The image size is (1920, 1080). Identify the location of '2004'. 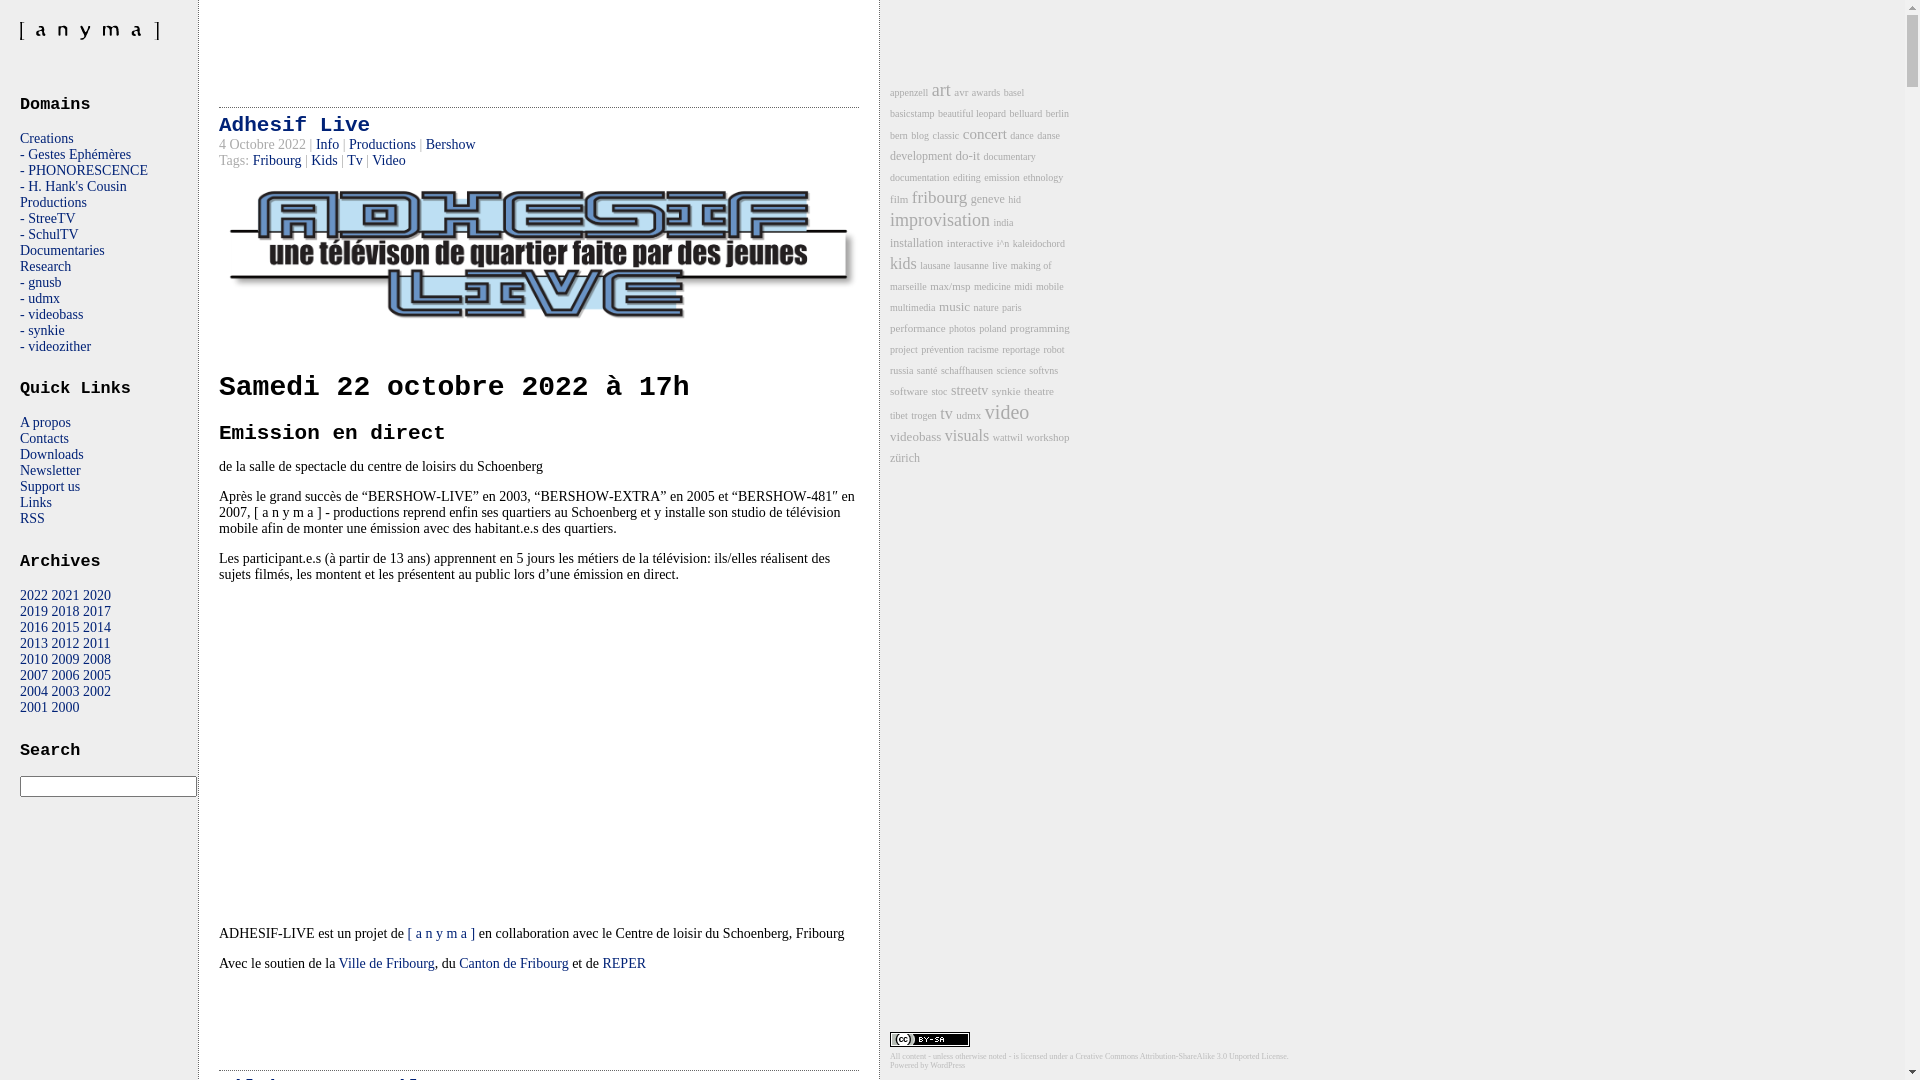
(19, 690).